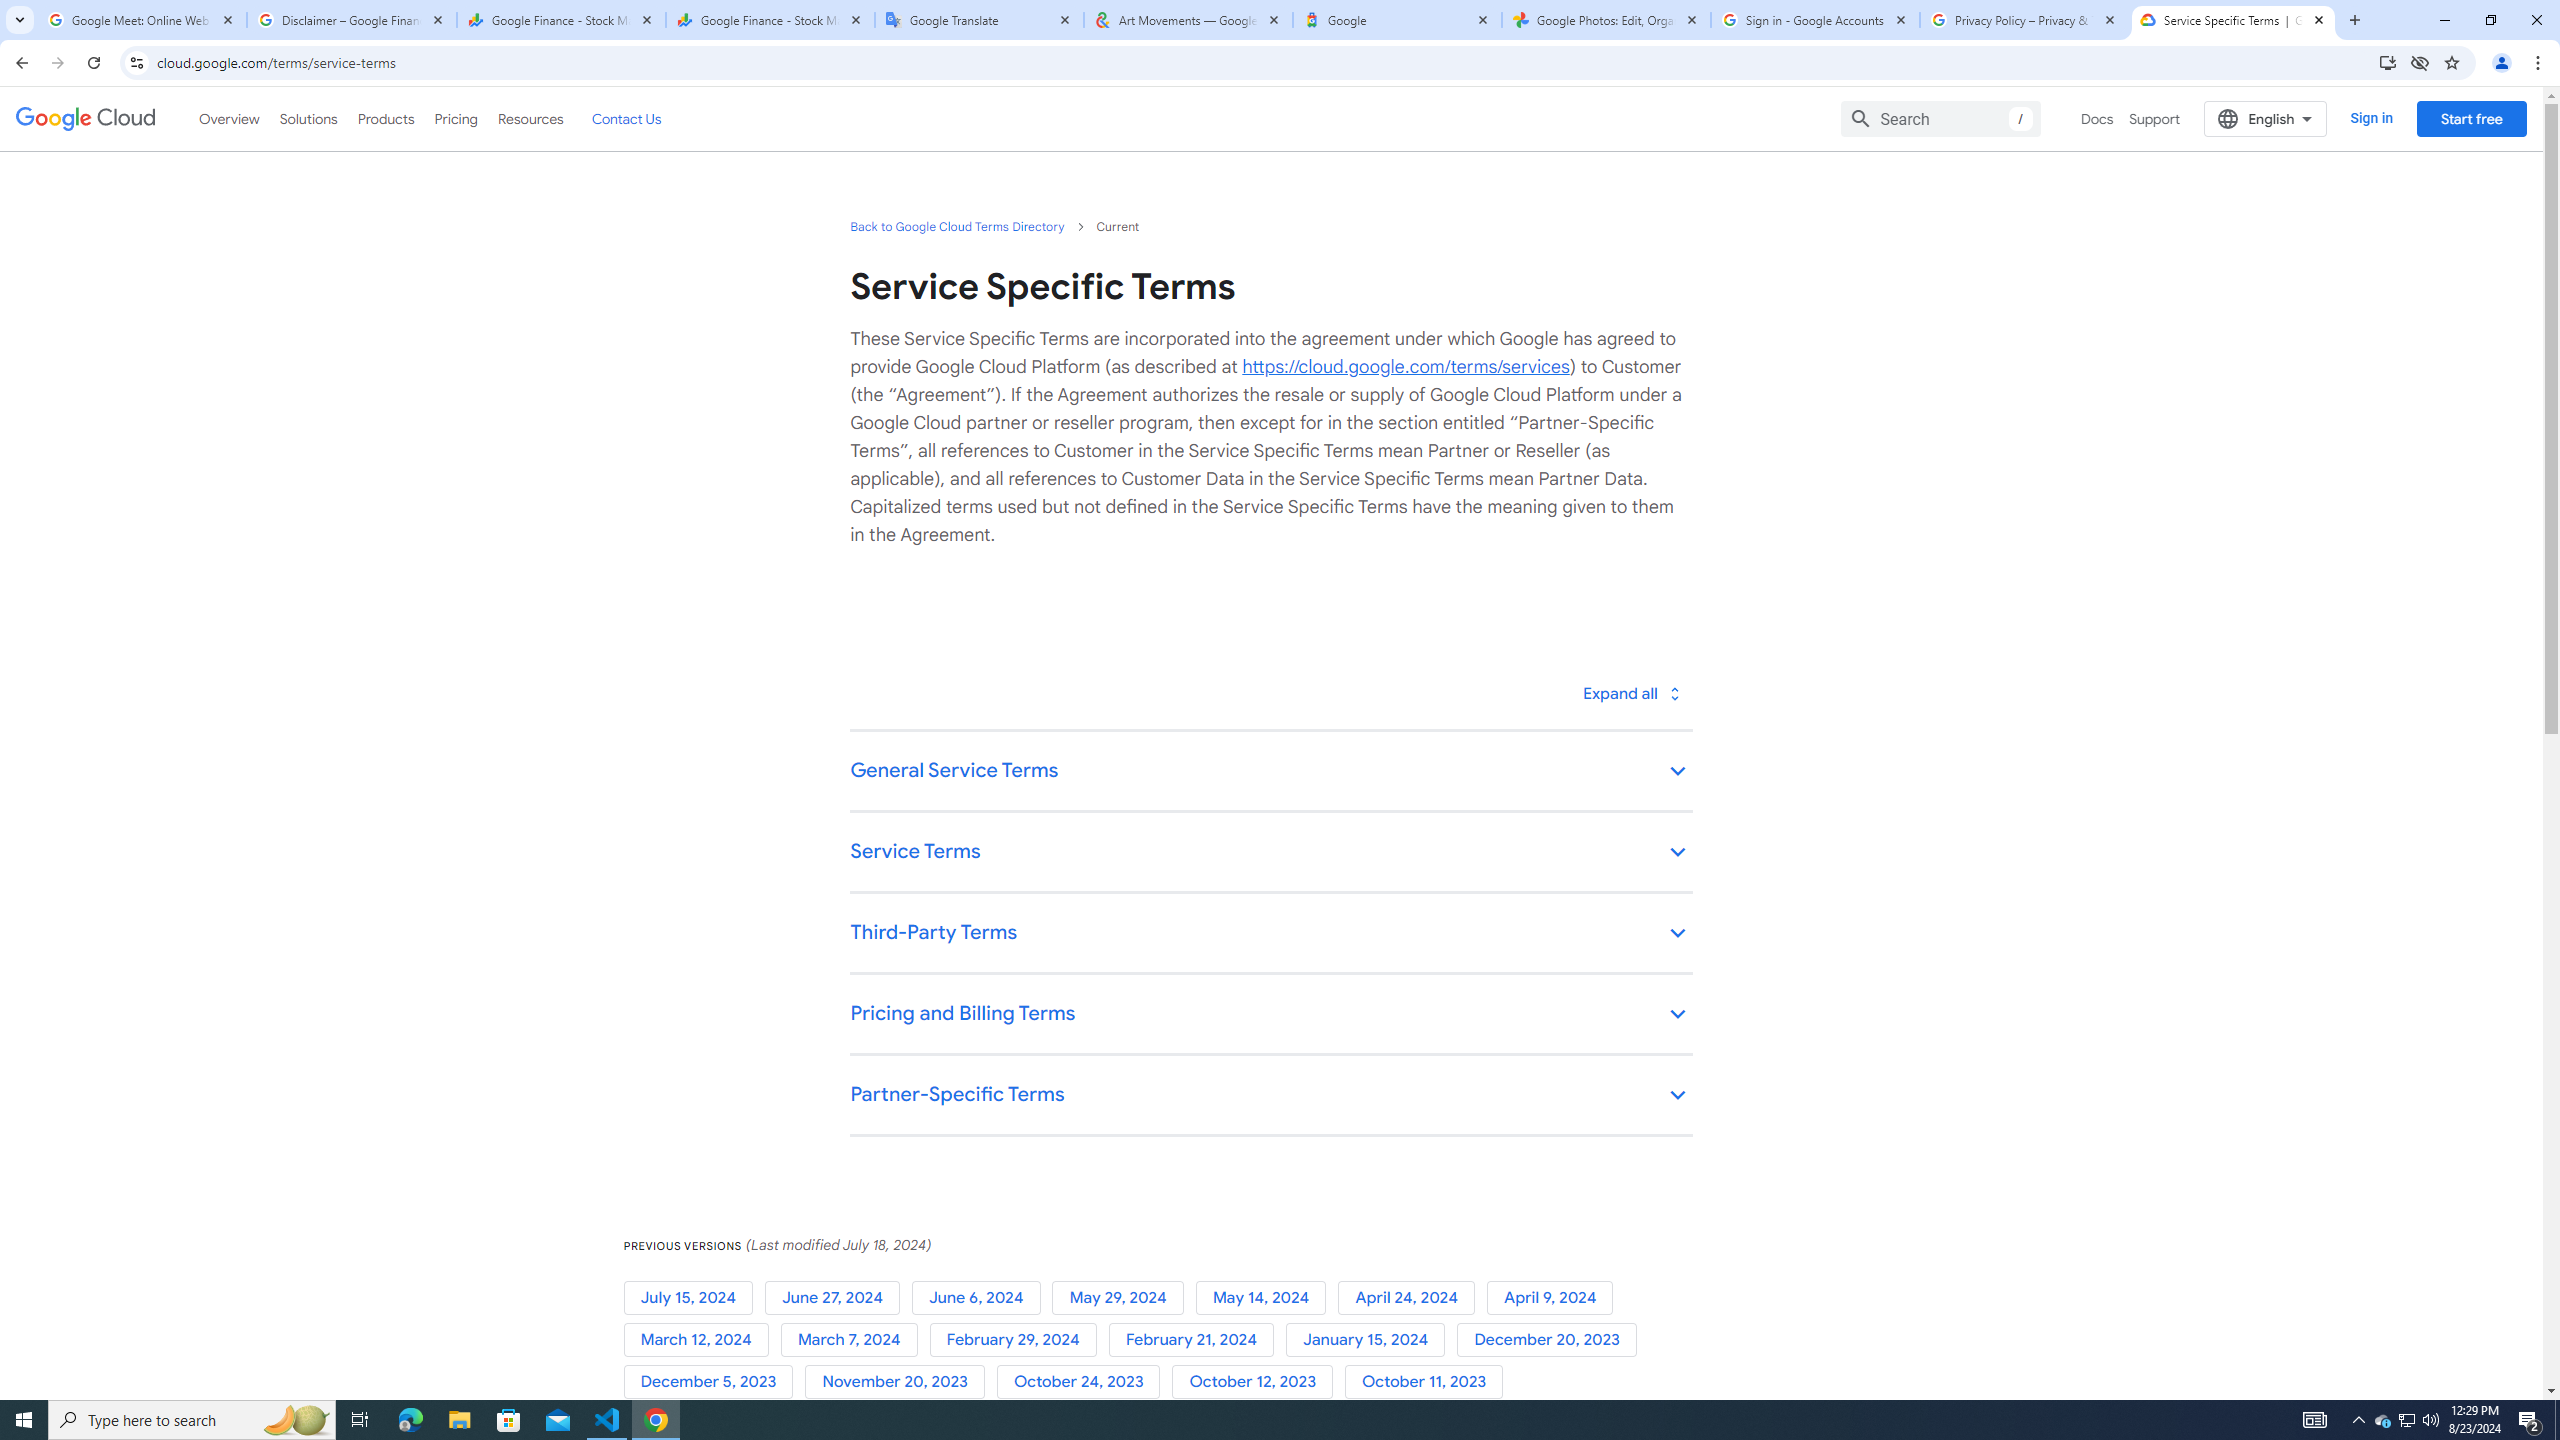 The width and height of the screenshot is (2560, 1440). Describe the element at coordinates (1267, 1298) in the screenshot. I see `'May 14, 2024'` at that location.